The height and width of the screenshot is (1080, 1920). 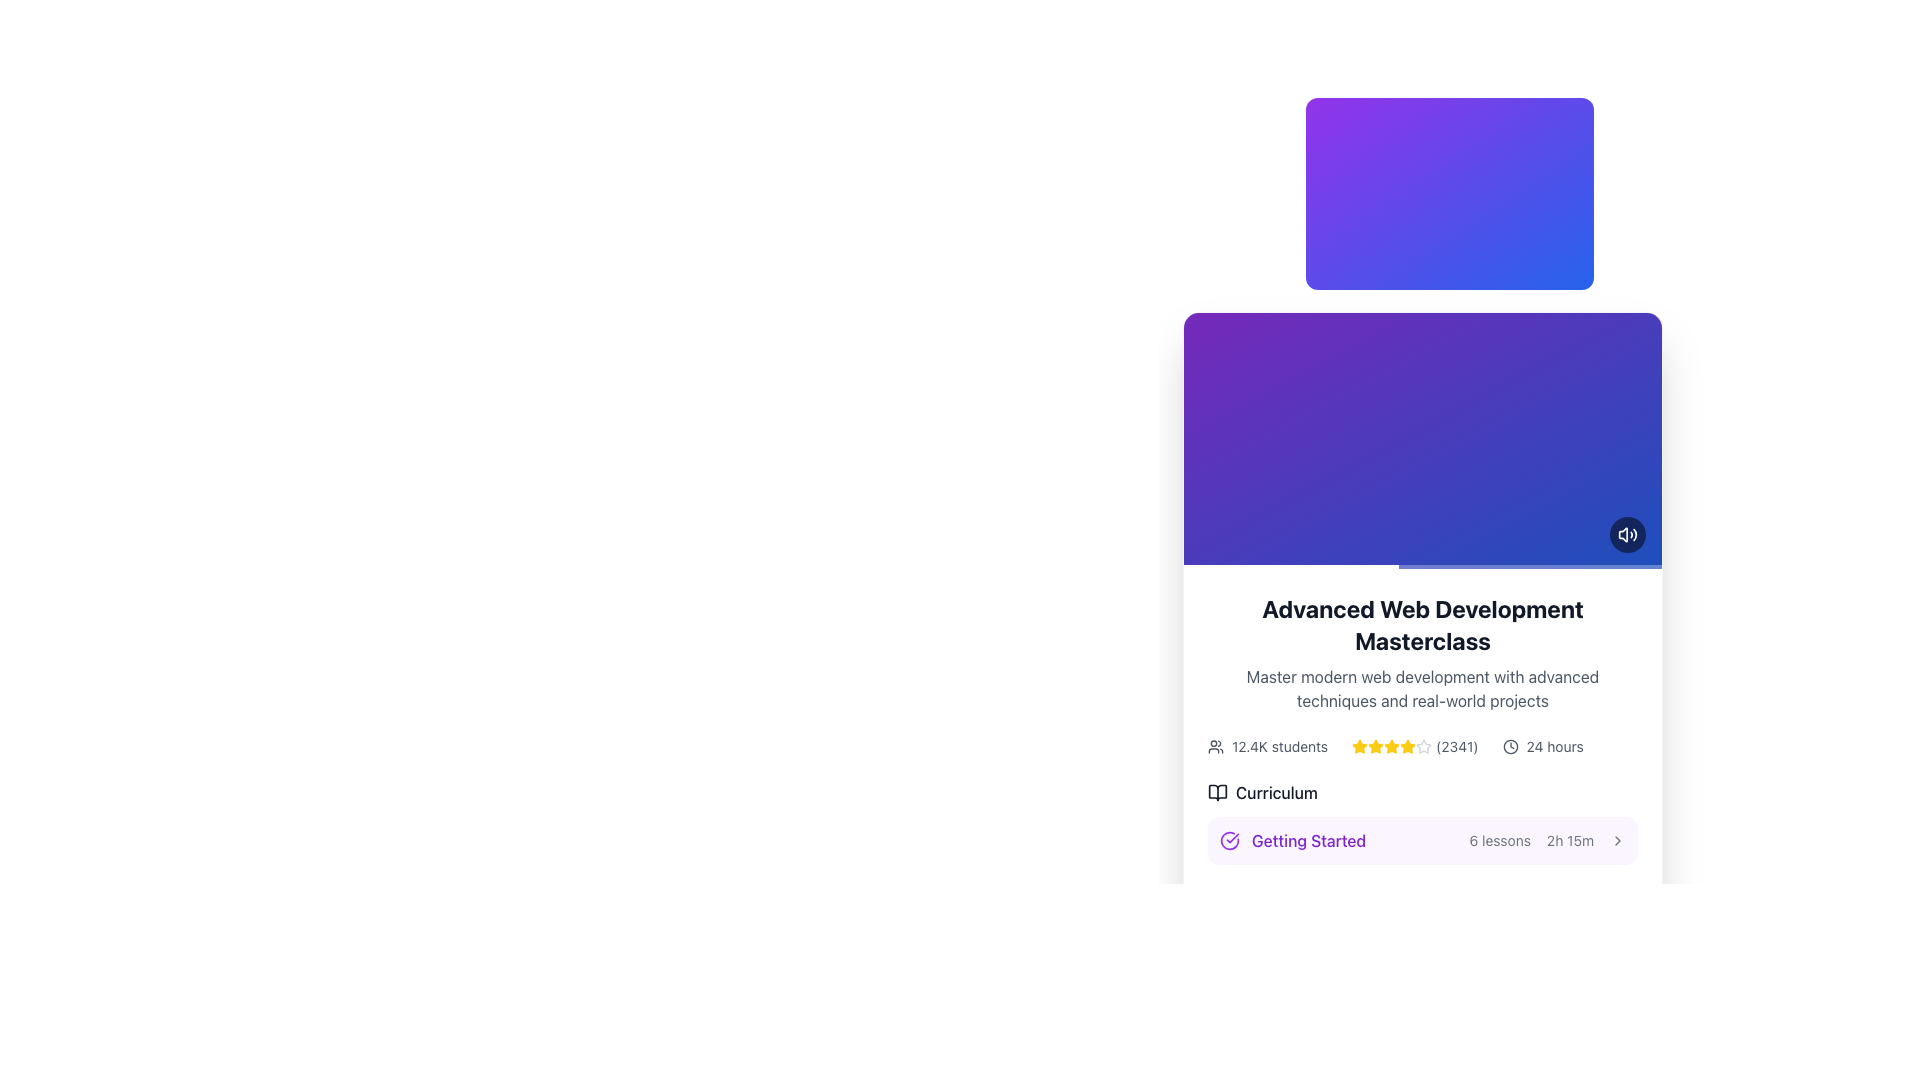 What do you see at coordinates (1375, 747) in the screenshot?
I see `the third star icon in the star rating component, which visually represents the course's average rating` at bounding box center [1375, 747].